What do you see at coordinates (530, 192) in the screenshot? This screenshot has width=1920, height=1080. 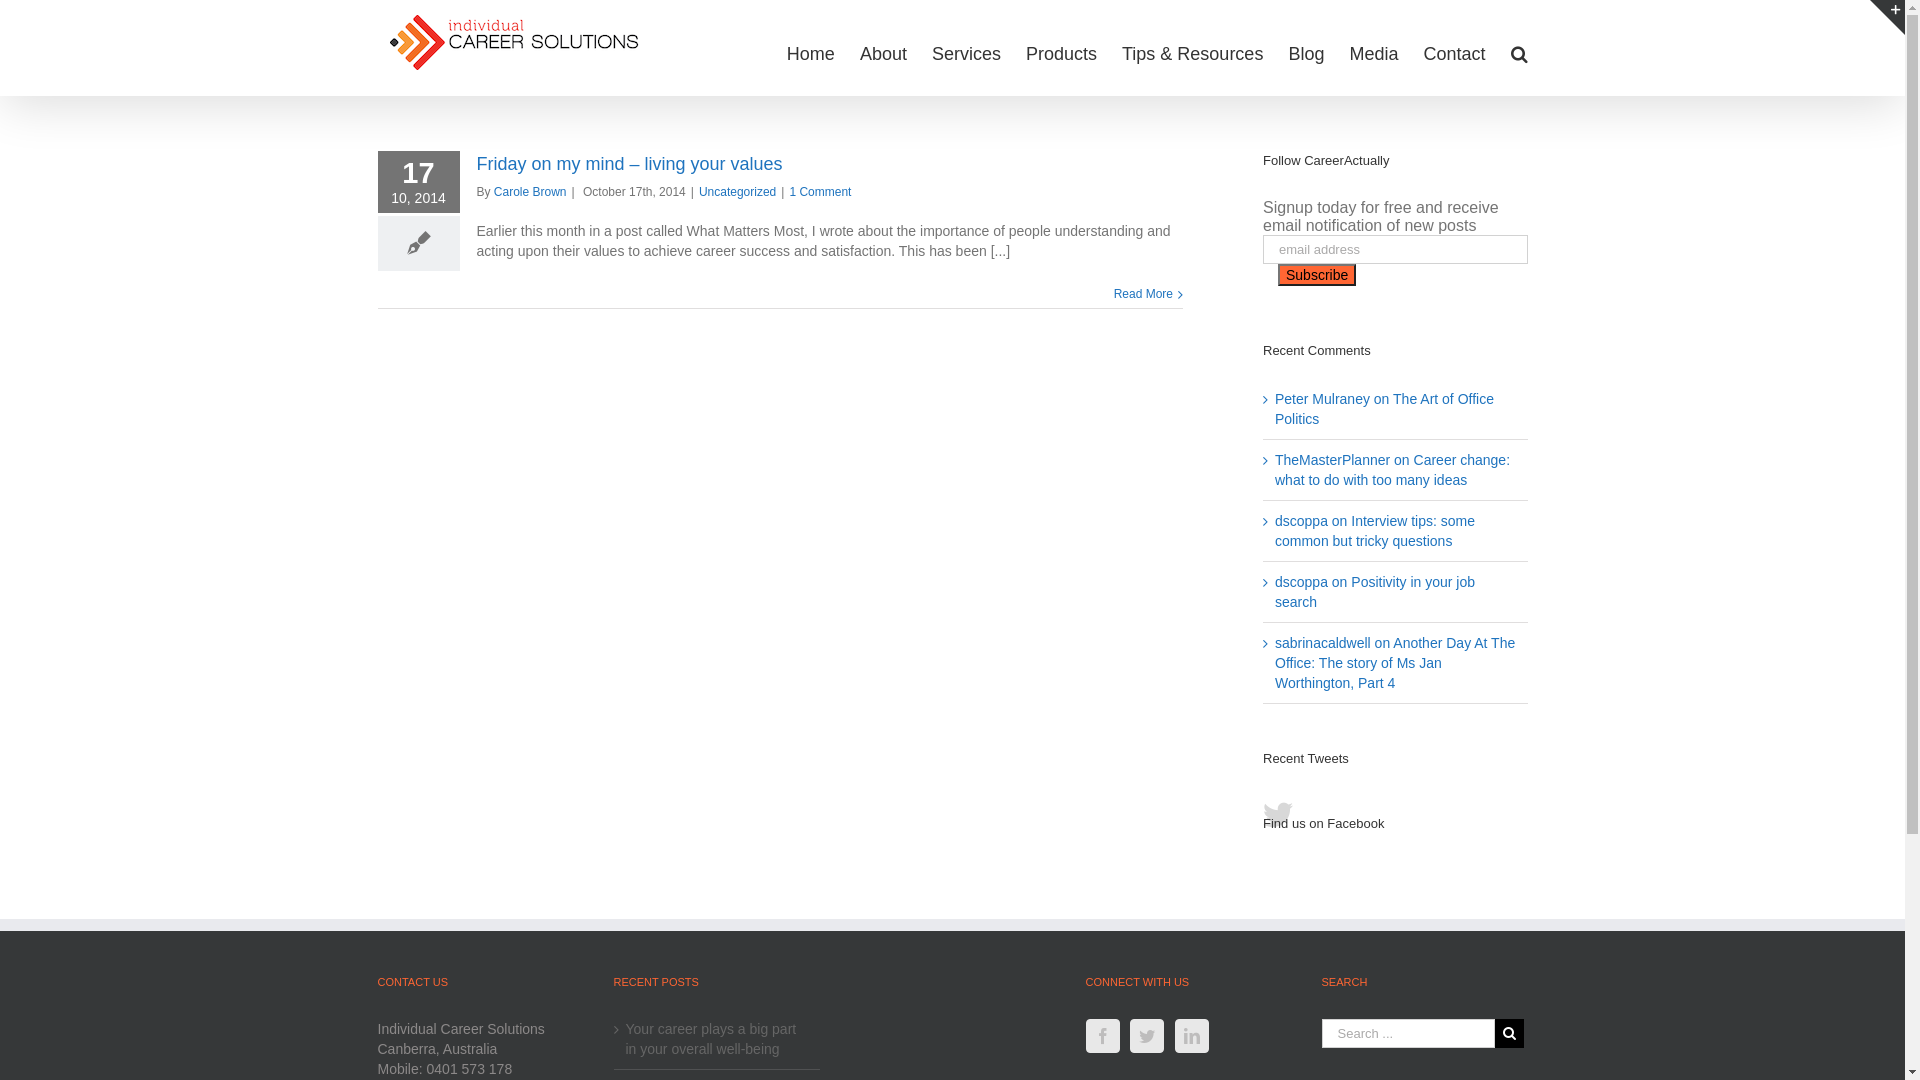 I see `'Carole Brown'` at bounding box center [530, 192].